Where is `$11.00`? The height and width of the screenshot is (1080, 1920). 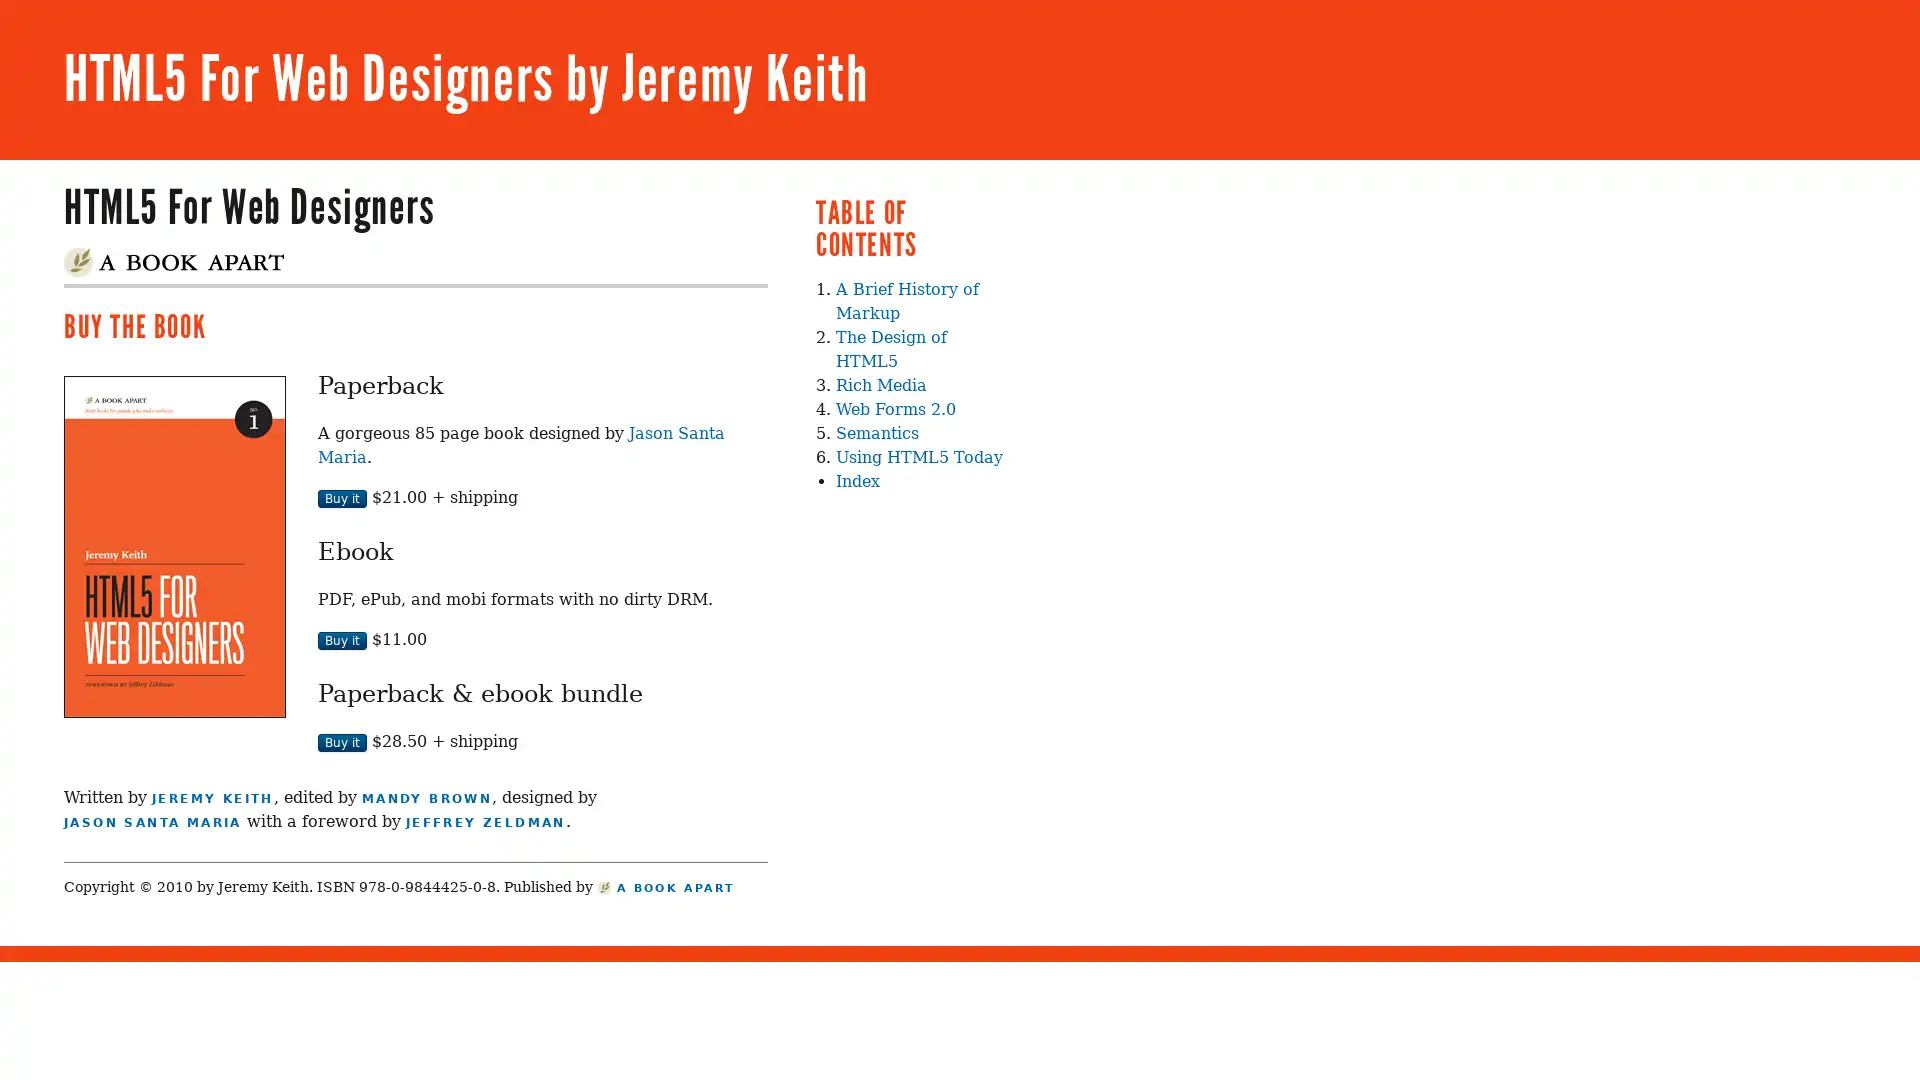
$11.00 is located at coordinates (342, 640).